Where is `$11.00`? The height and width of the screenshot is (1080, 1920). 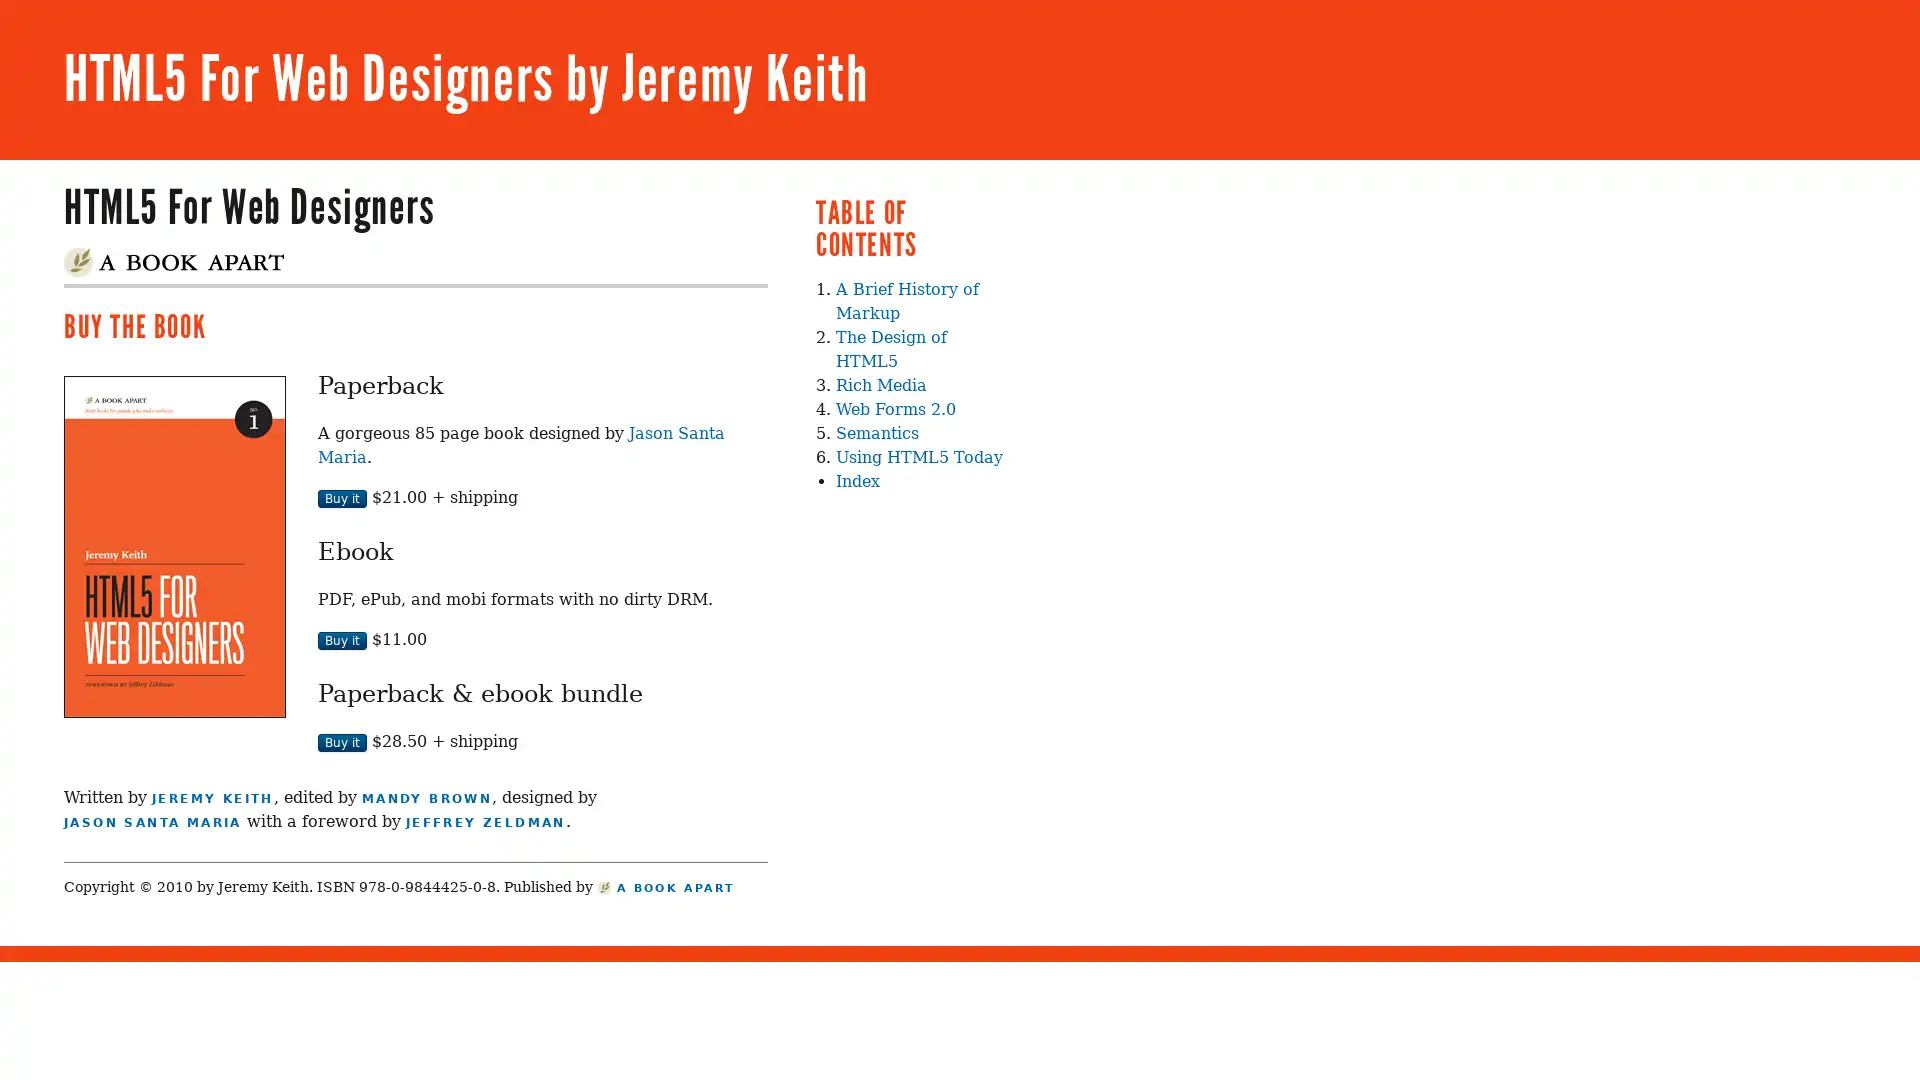
$11.00 is located at coordinates (342, 640).